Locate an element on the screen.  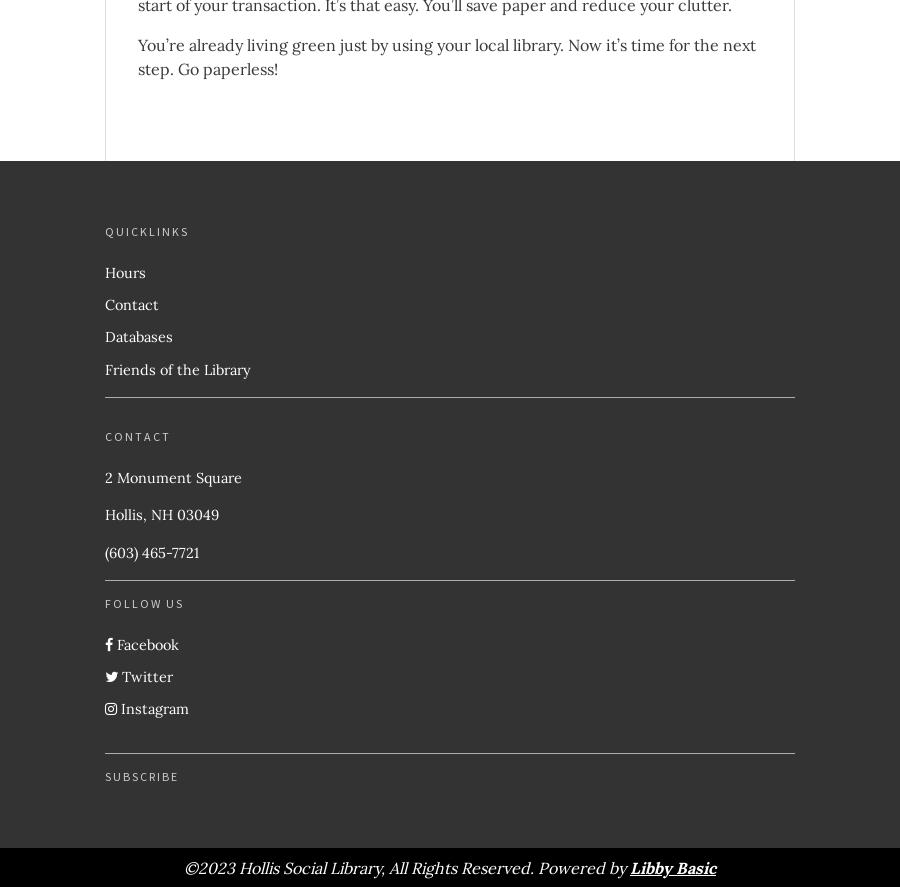
'Quicklinks' is located at coordinates (146, 231).